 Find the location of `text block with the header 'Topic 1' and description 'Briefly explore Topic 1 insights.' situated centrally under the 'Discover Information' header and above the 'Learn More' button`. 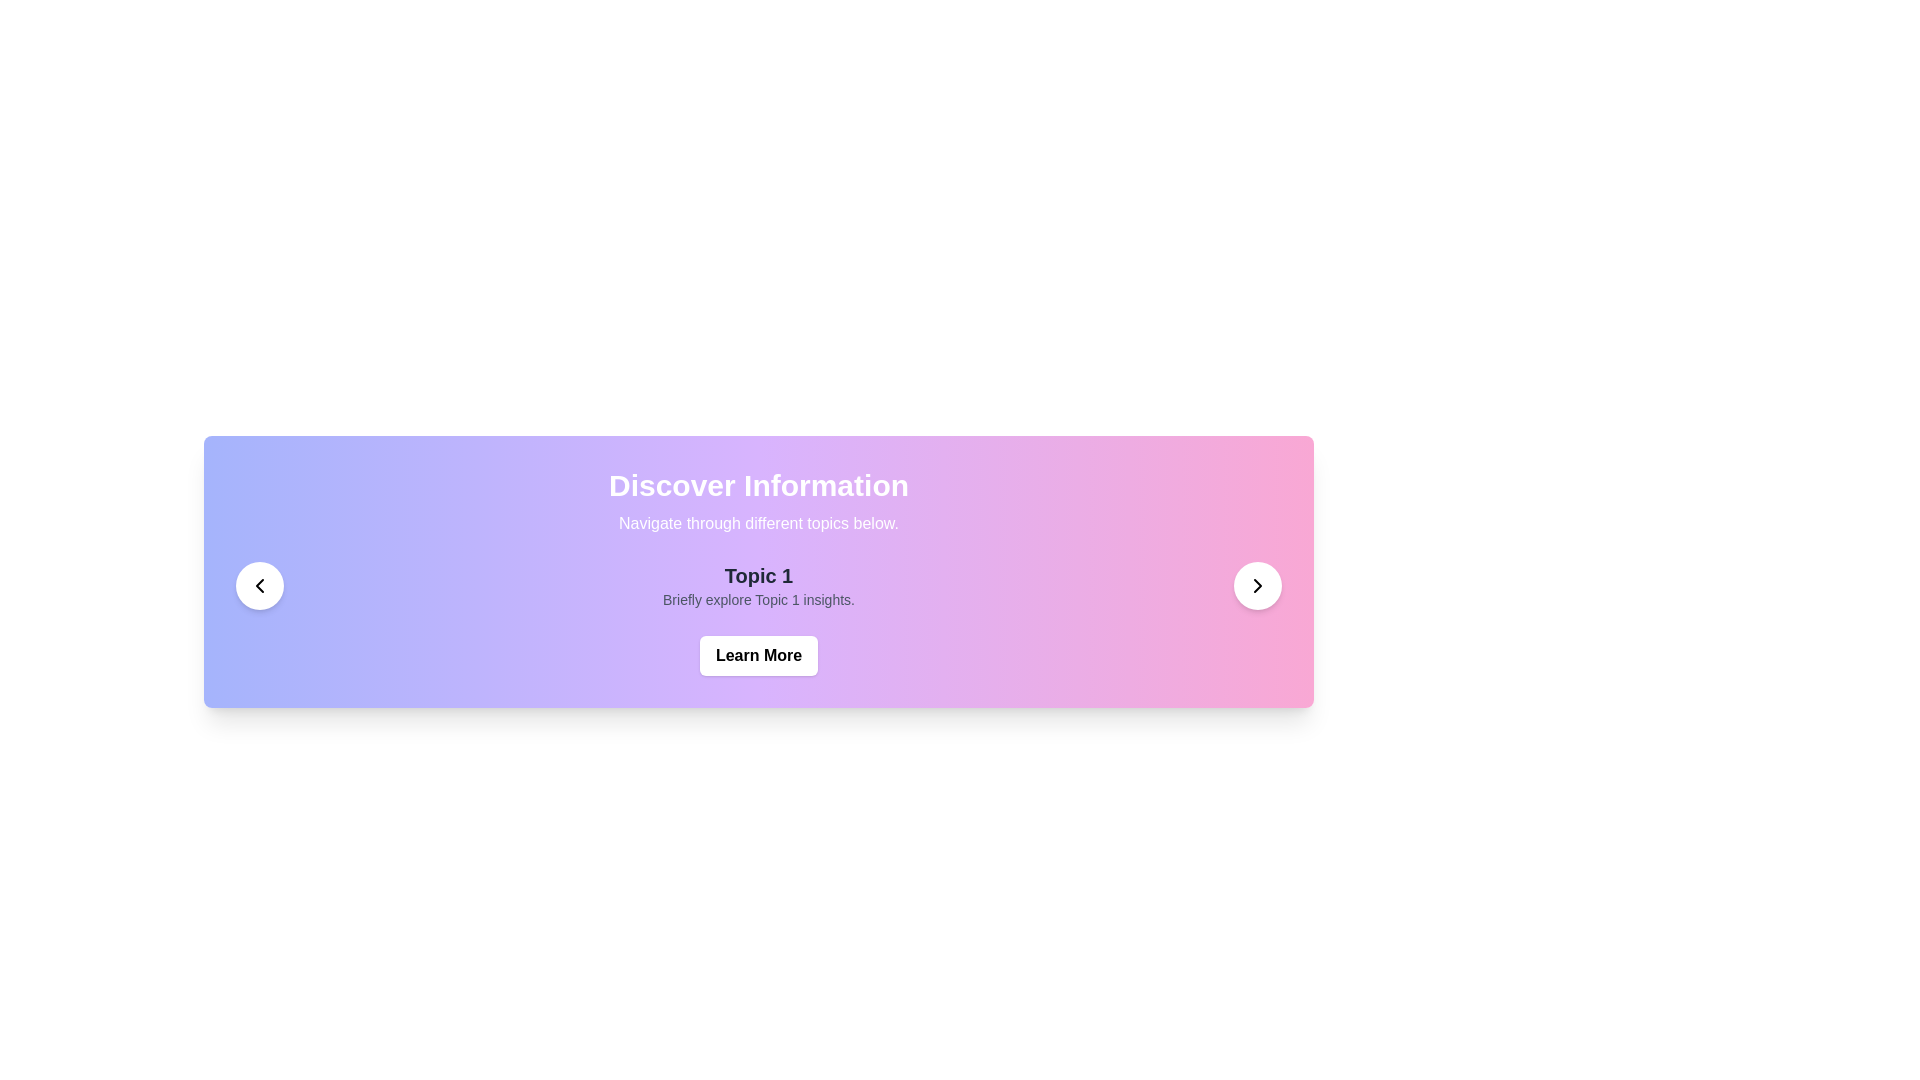

text block with the header 'Topic 1' and description 'Briefly explore Topic 1 insights.' situated centrally under the 'Discover Information' header and above the 'Learn More' button is located at coordinates (757, 585).